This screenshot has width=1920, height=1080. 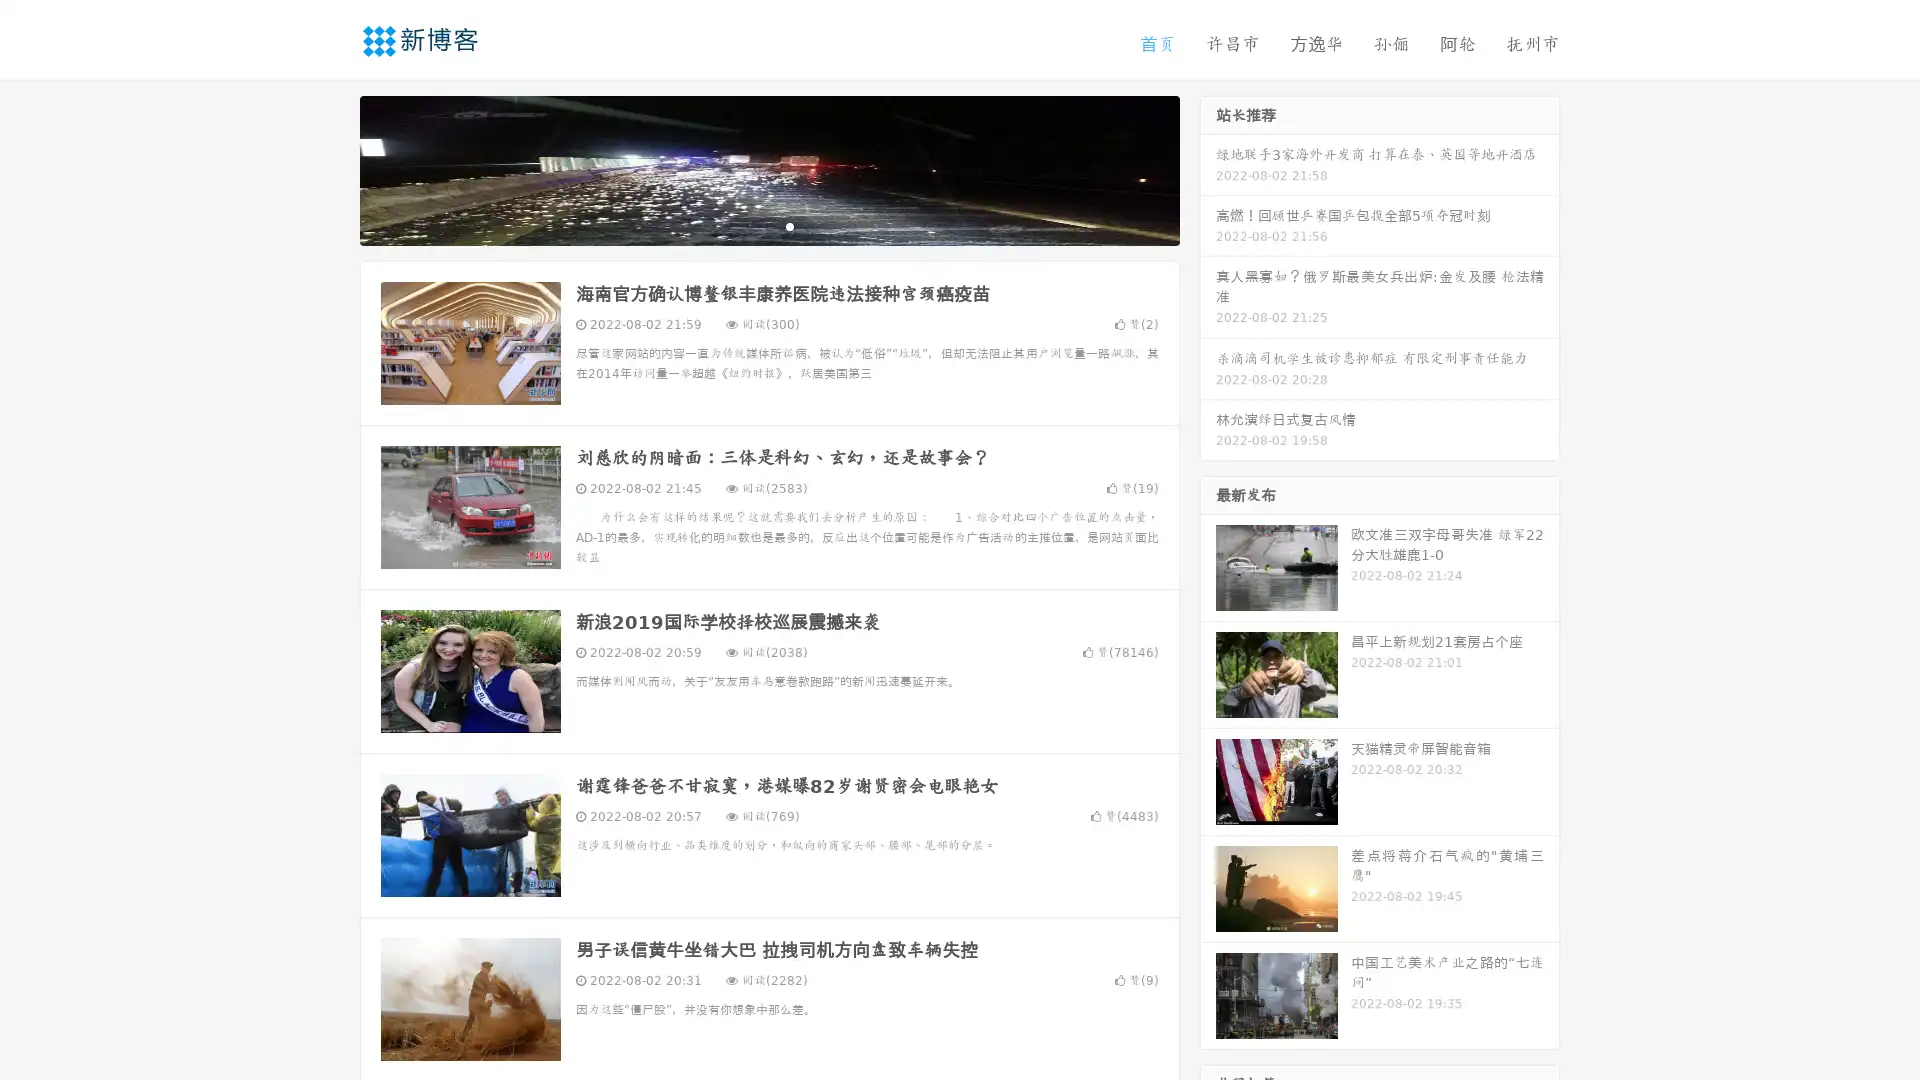 I want to click on Go to slide 2, so click(x=768, y=225).